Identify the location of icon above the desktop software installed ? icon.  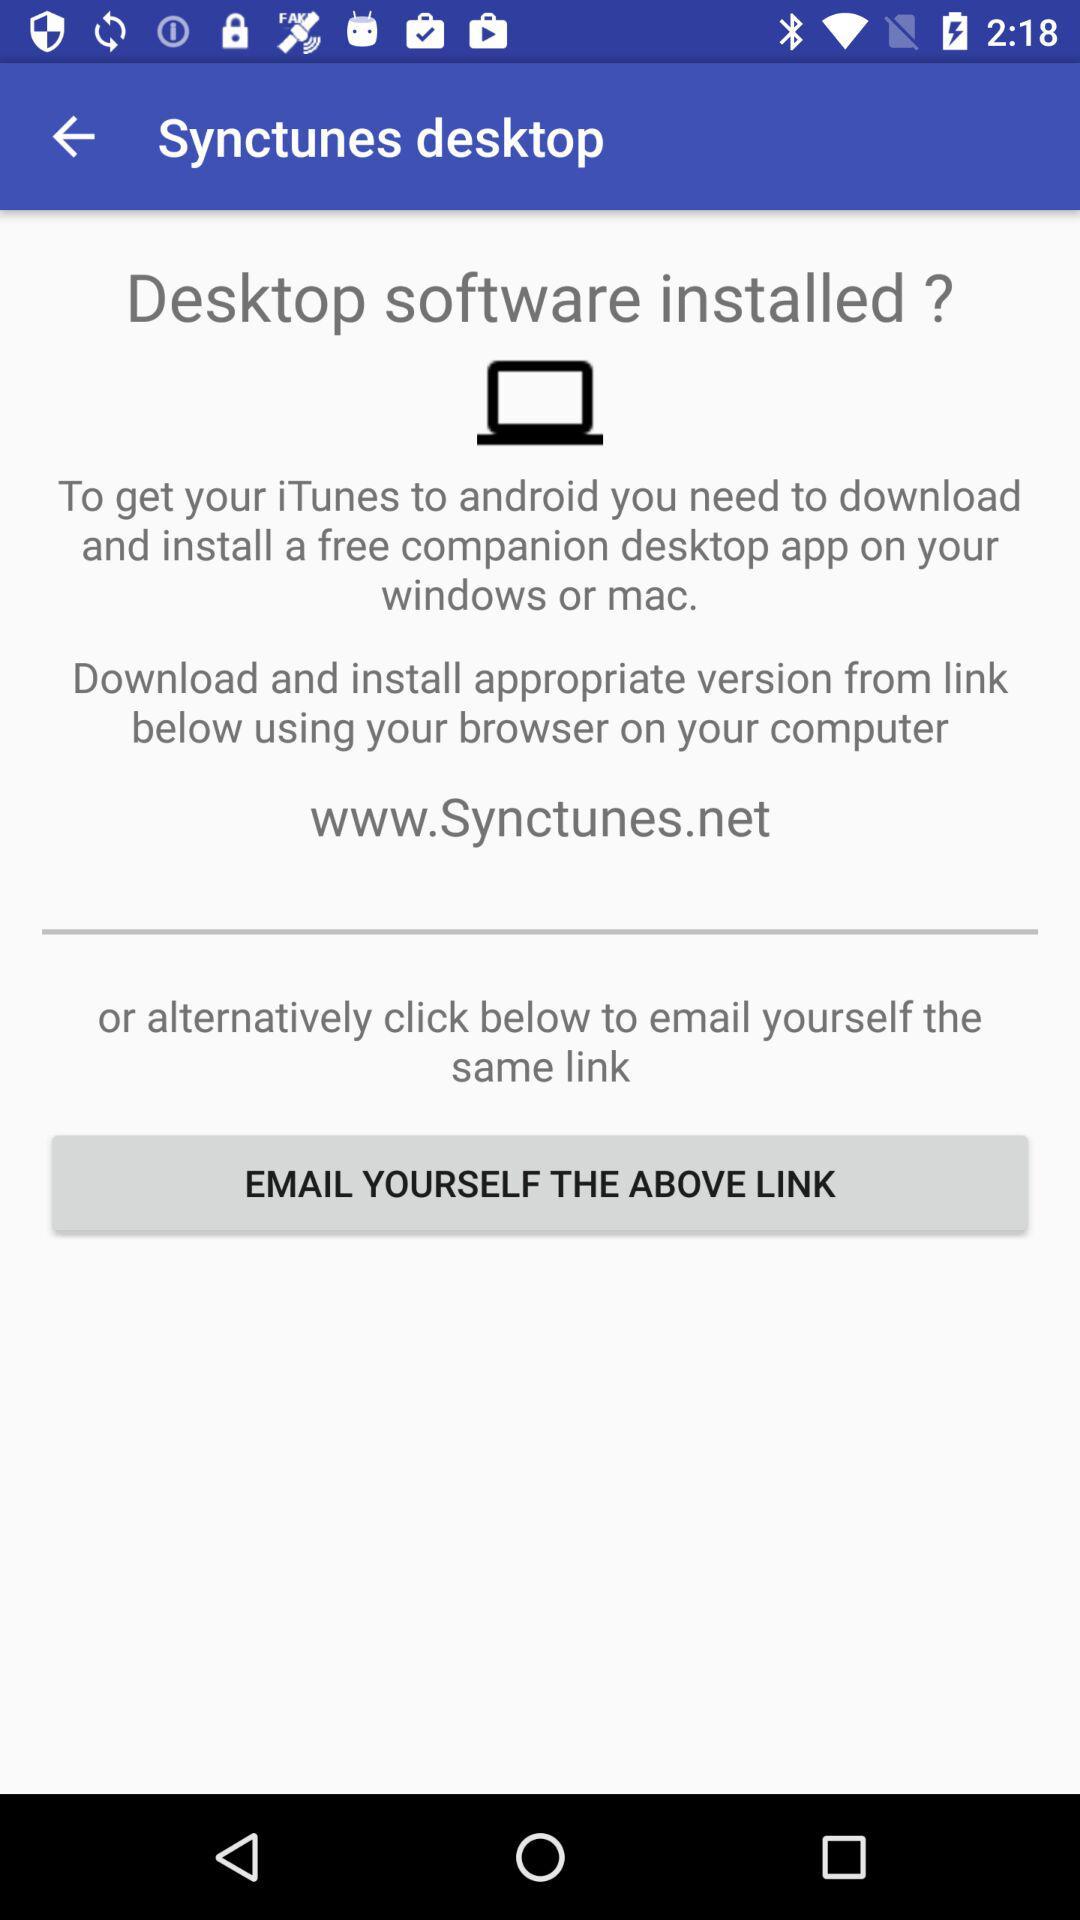
(72, 135).